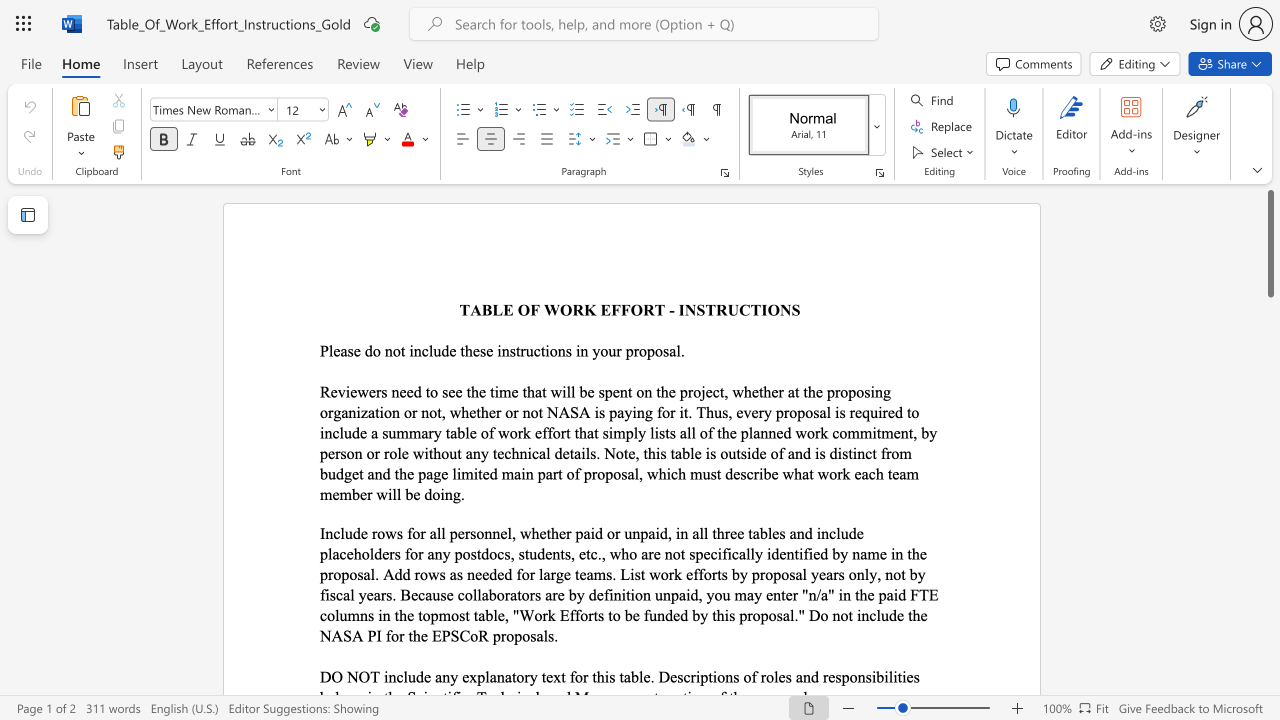 This screenshot has height=720, width=1280. What do you see at coordinates (1269, 540) in the screenshot?
I see `the scrollbar to move the page downward` at bounding box center [1269, 540].